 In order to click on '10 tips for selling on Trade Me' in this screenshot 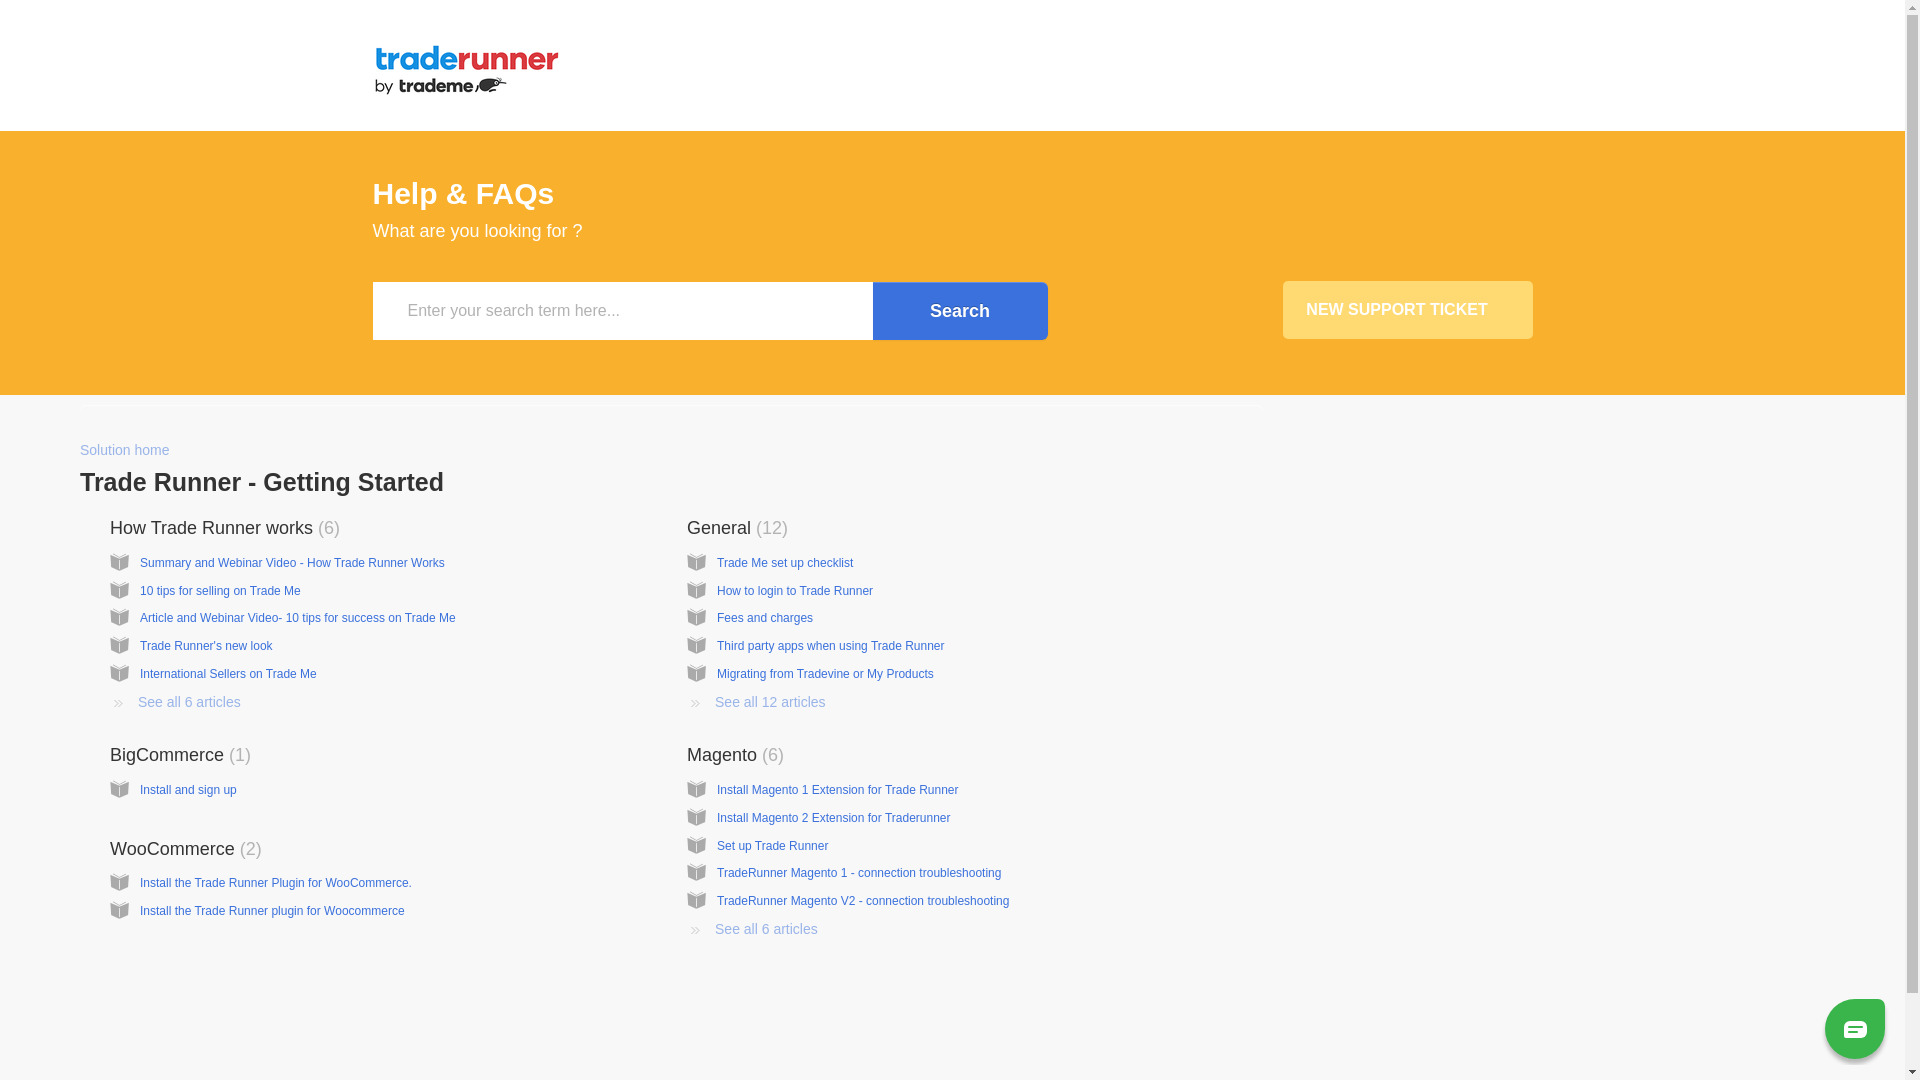, I will do `click(220, 589)`.